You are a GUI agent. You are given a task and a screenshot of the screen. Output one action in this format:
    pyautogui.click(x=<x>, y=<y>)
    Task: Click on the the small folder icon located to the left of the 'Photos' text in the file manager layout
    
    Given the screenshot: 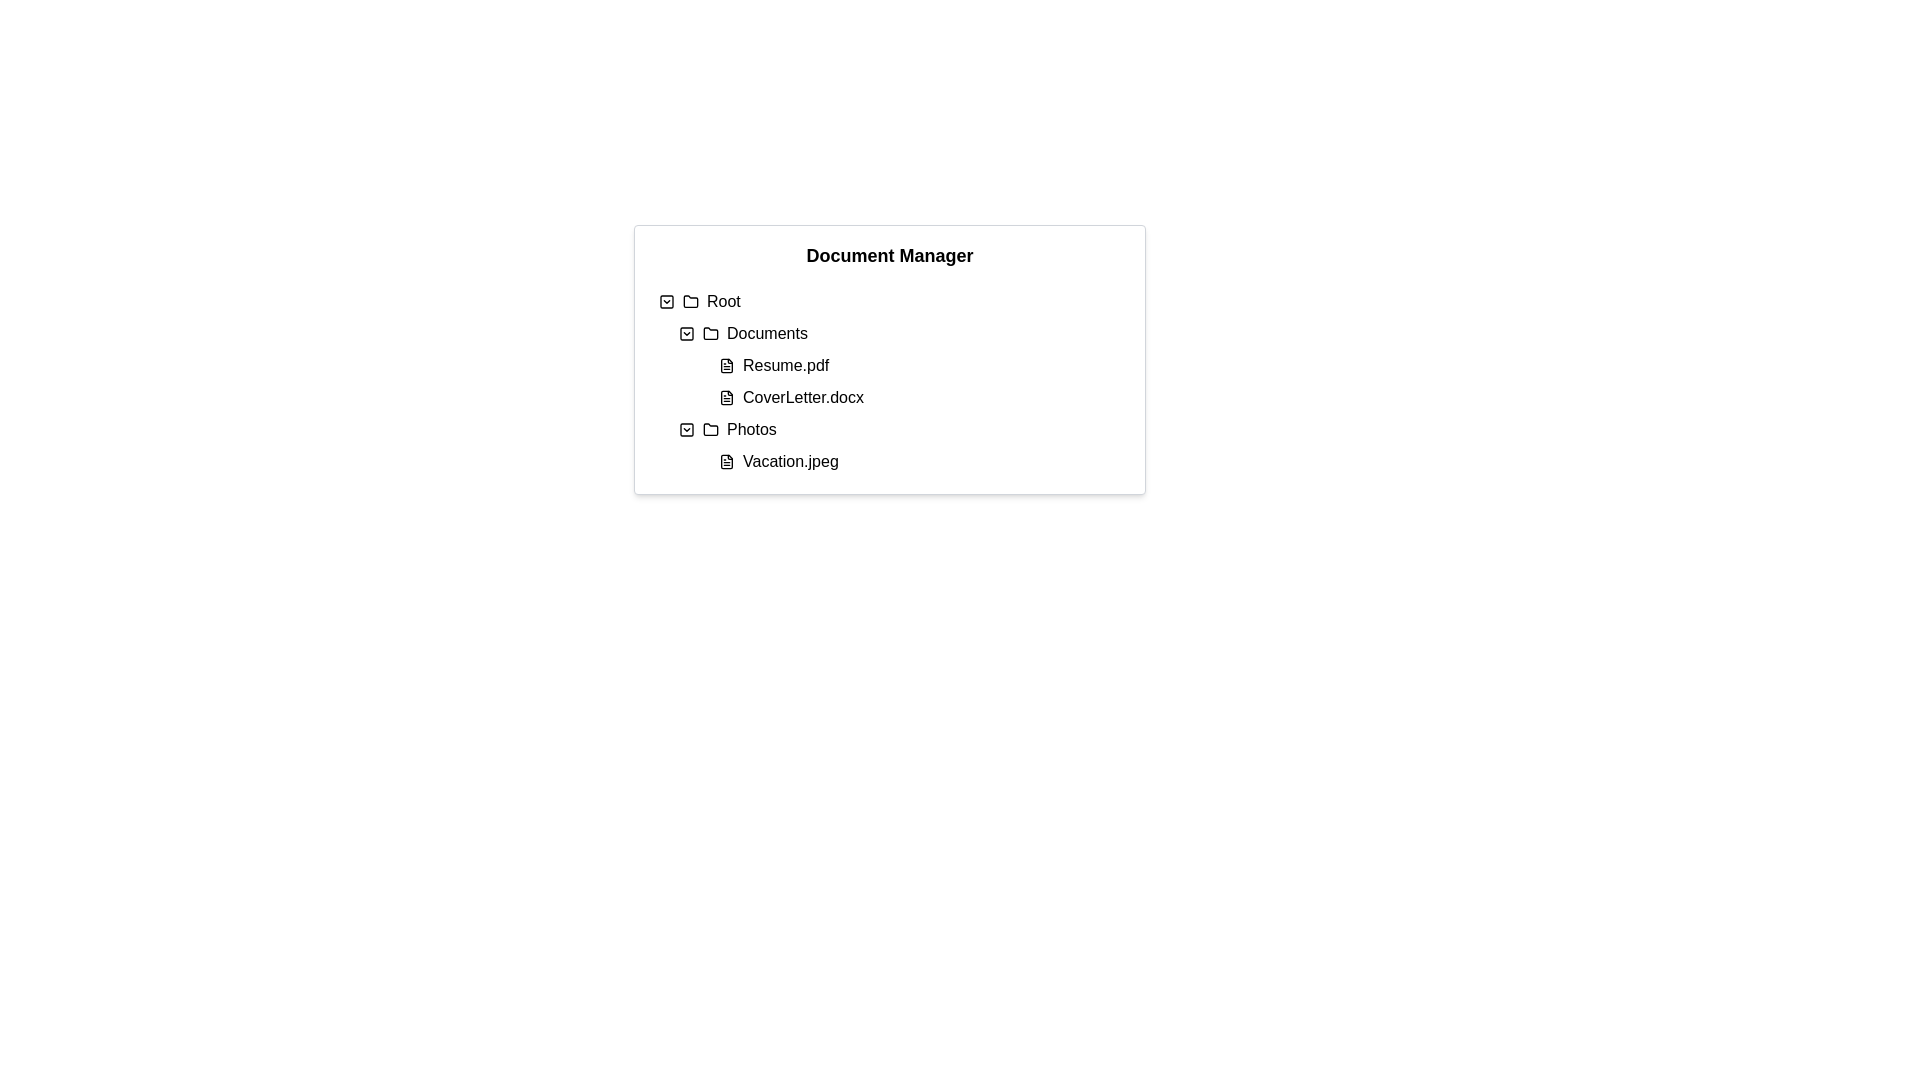 What is the action you would take?
    pyautogui.click(x=710, y=428)
    